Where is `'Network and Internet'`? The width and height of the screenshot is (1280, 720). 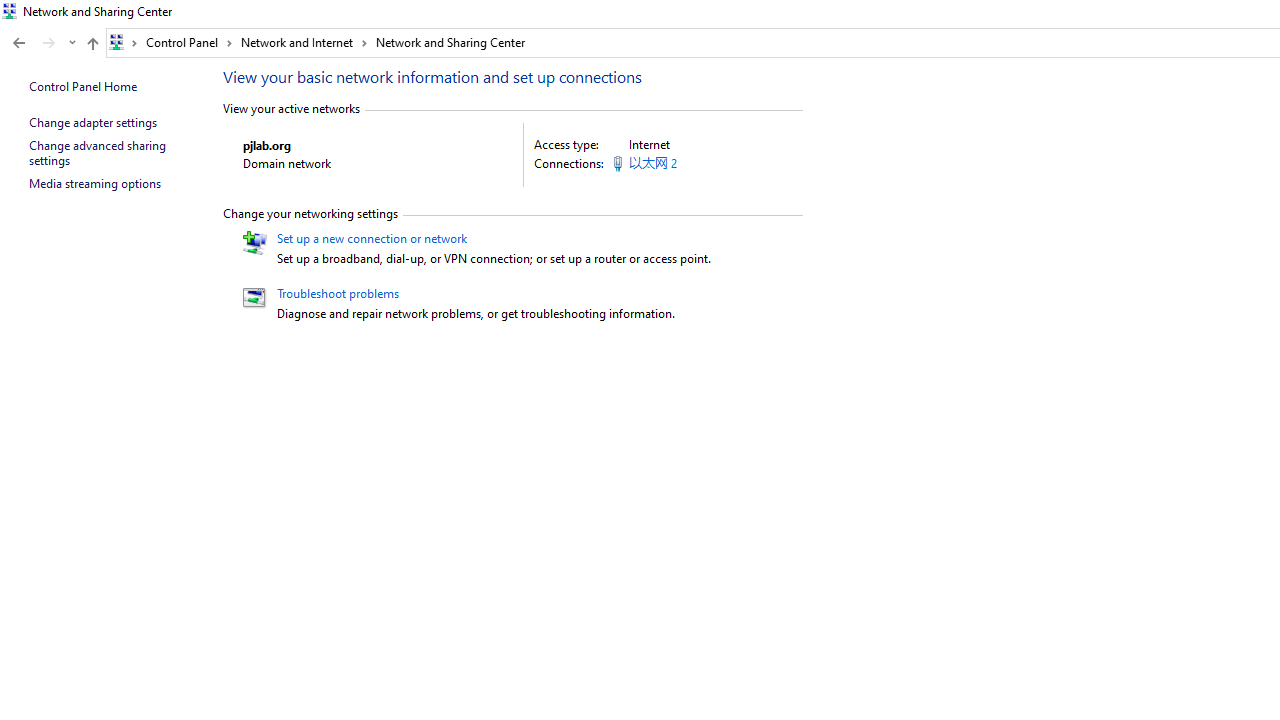
'Network and Internet' is located at coordinates (303, 42).